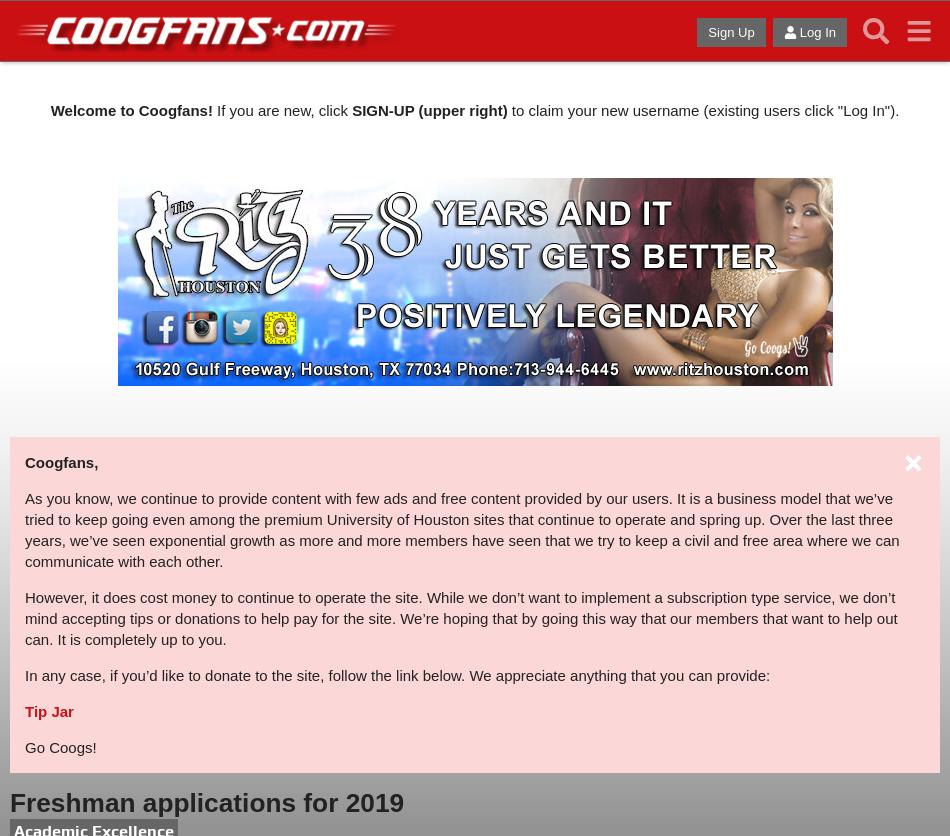 The image size is (950, 836). What do you see at coordinates (207, 800) in the screenshot?
I see `'Freshman applications for 2019'` at bounding box center [207, 800].